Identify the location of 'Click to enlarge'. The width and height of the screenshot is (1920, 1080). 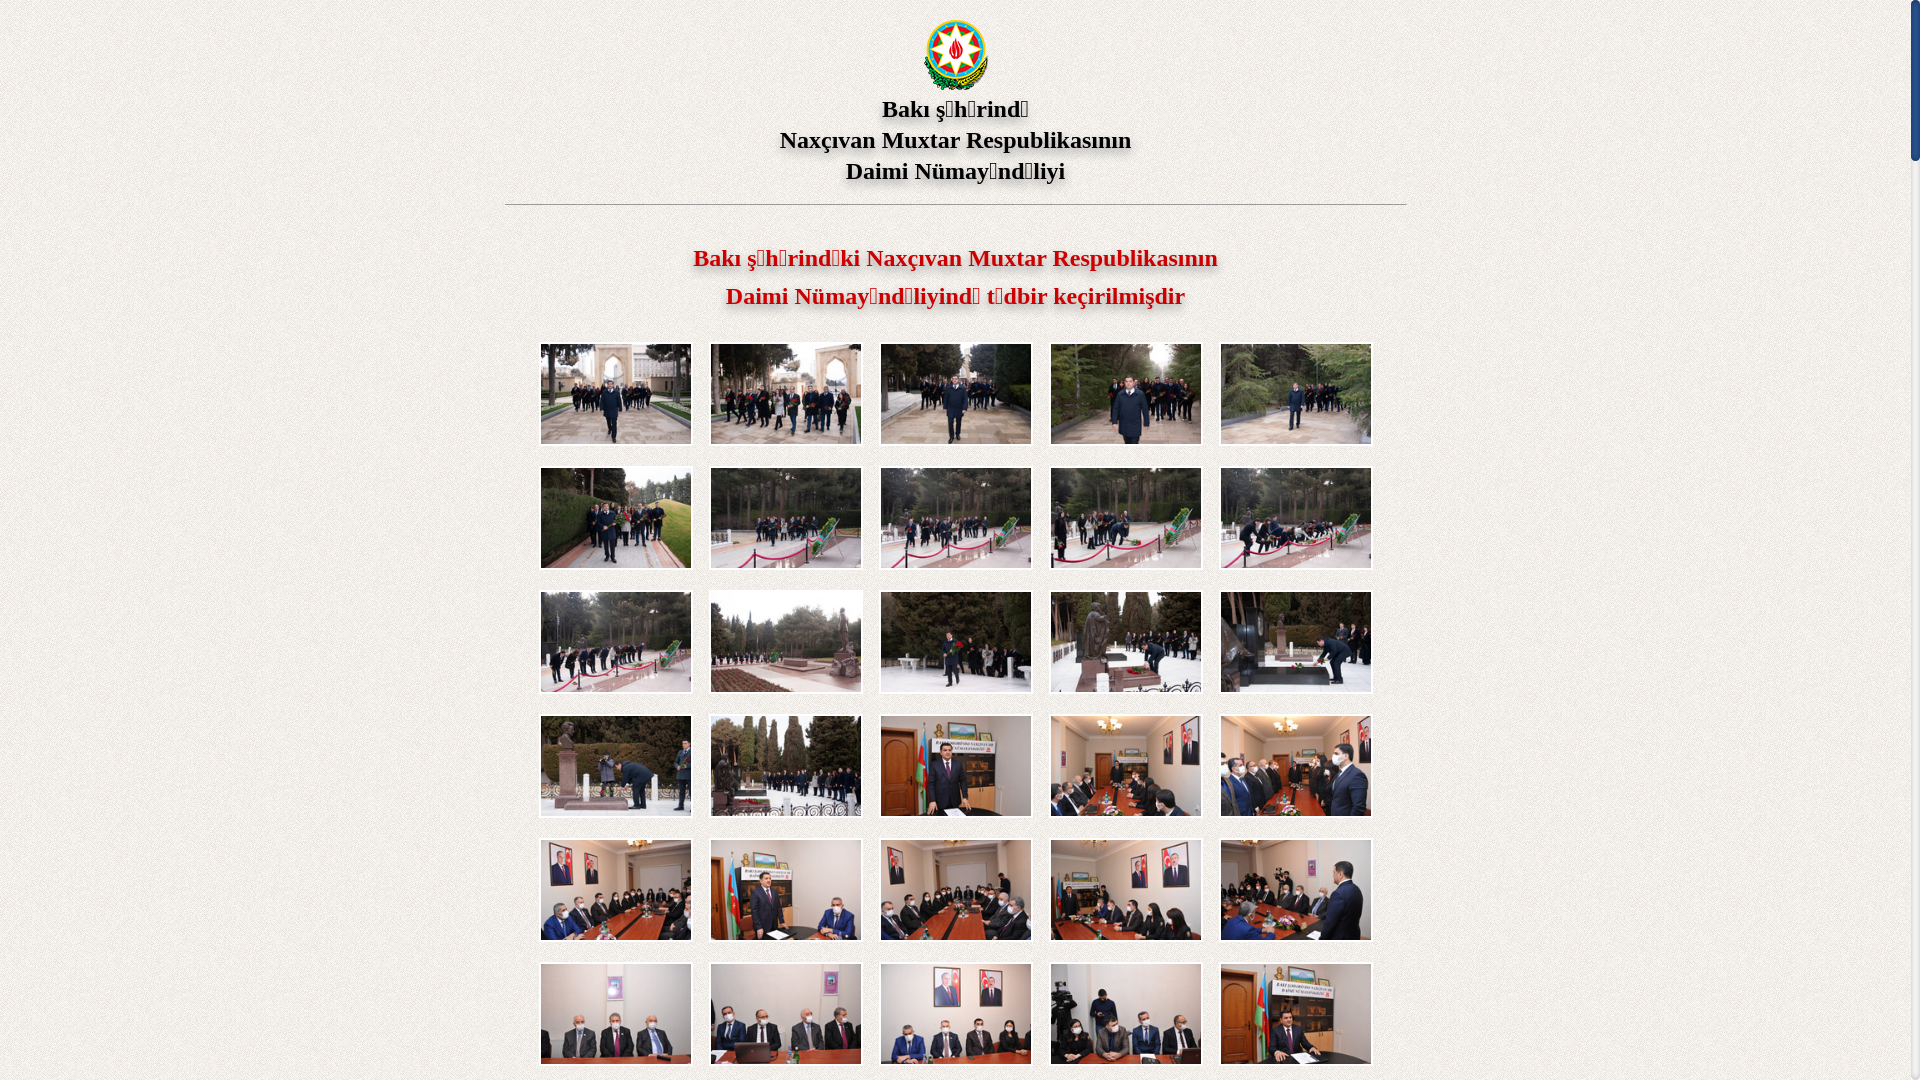
(1124, 641).